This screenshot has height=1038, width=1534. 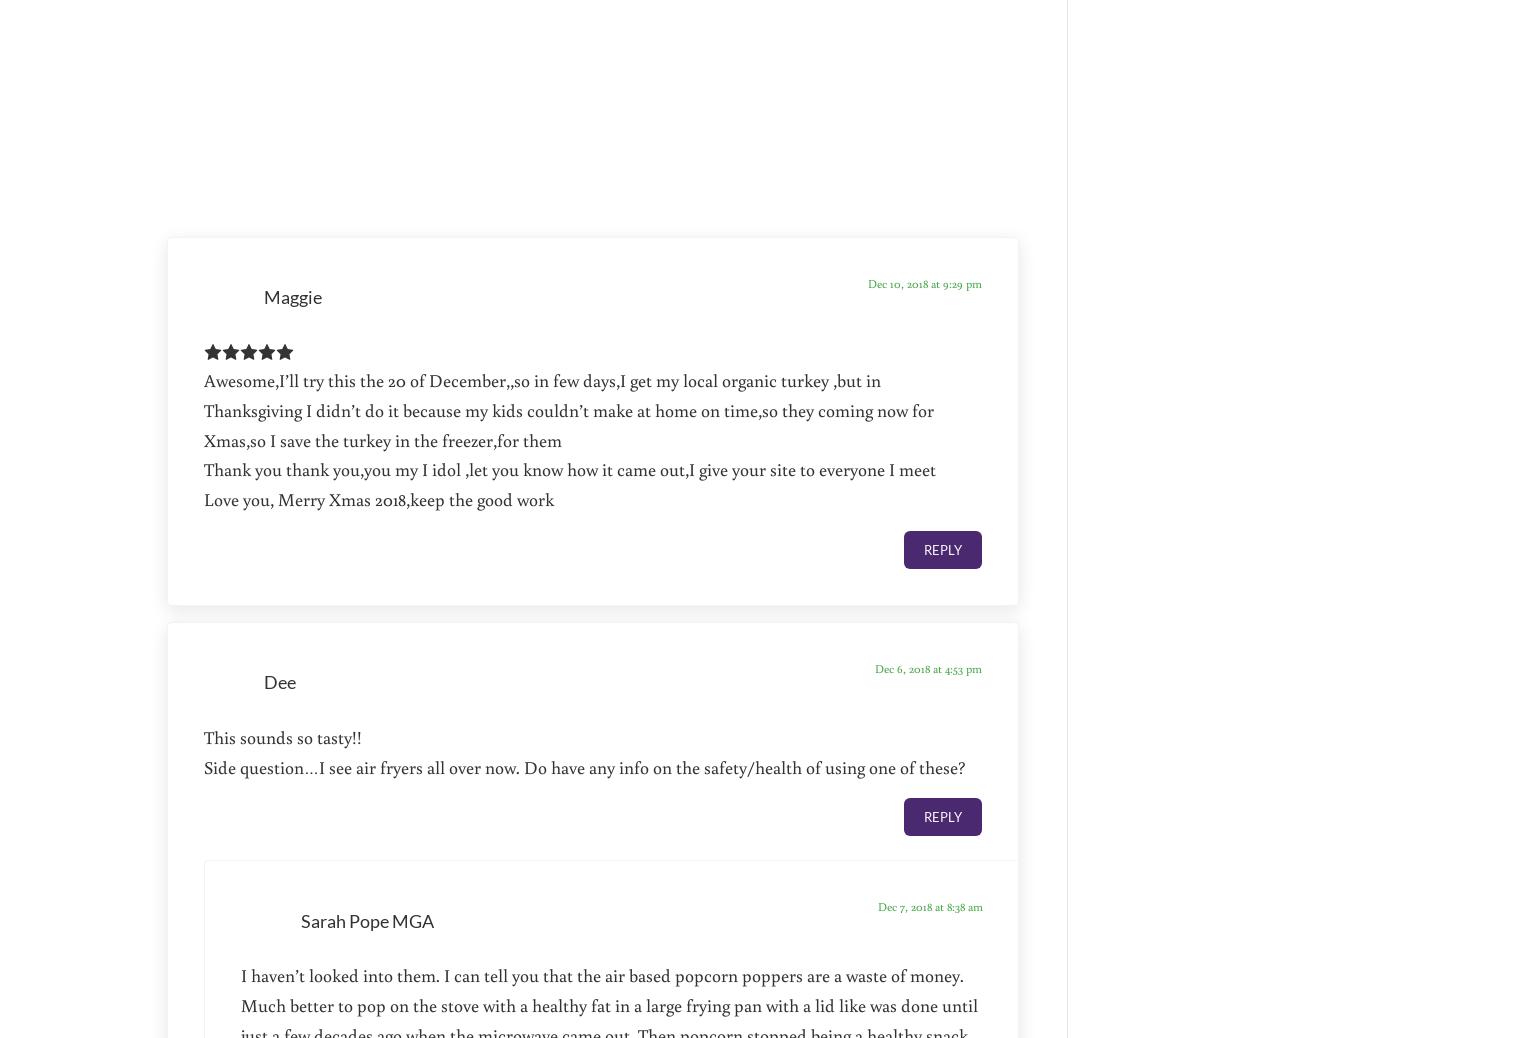 What do you see at coordinates (283, 735) in the screenshot?
I see `'This sounds so tasty!!'` at bounding box center [283, 735].